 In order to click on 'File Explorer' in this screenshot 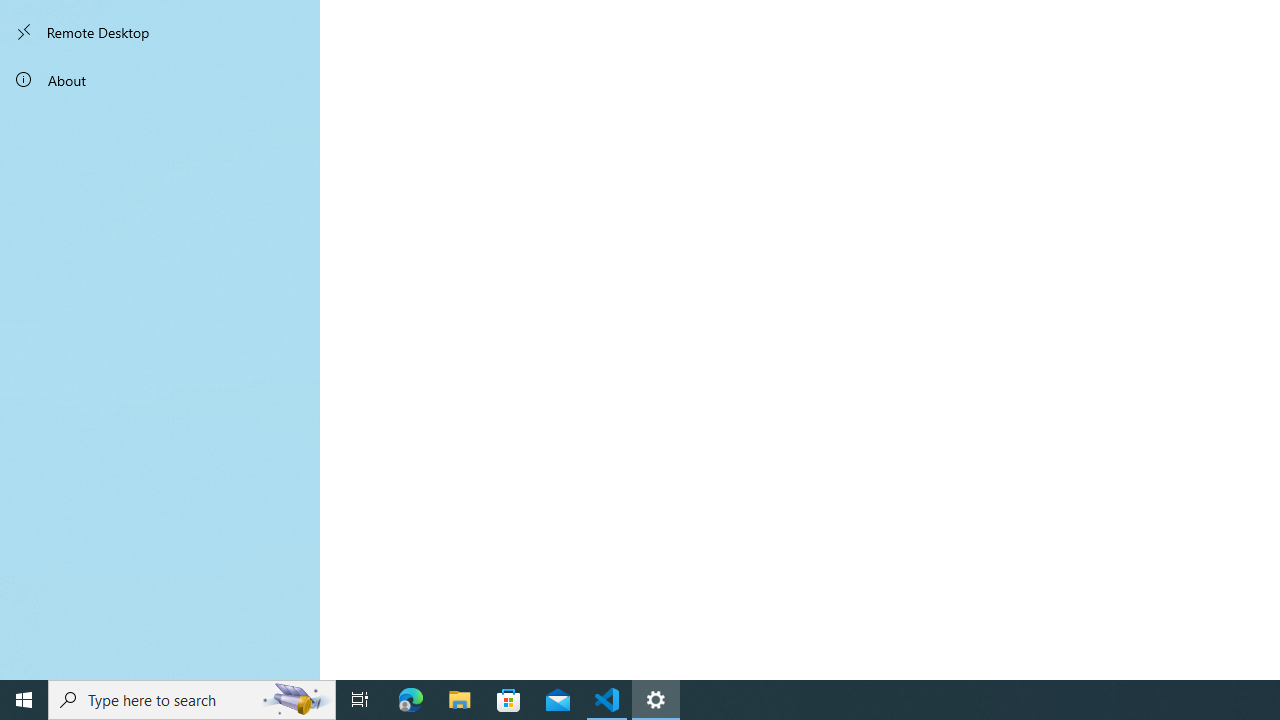, I will do `click(459, 698)`.